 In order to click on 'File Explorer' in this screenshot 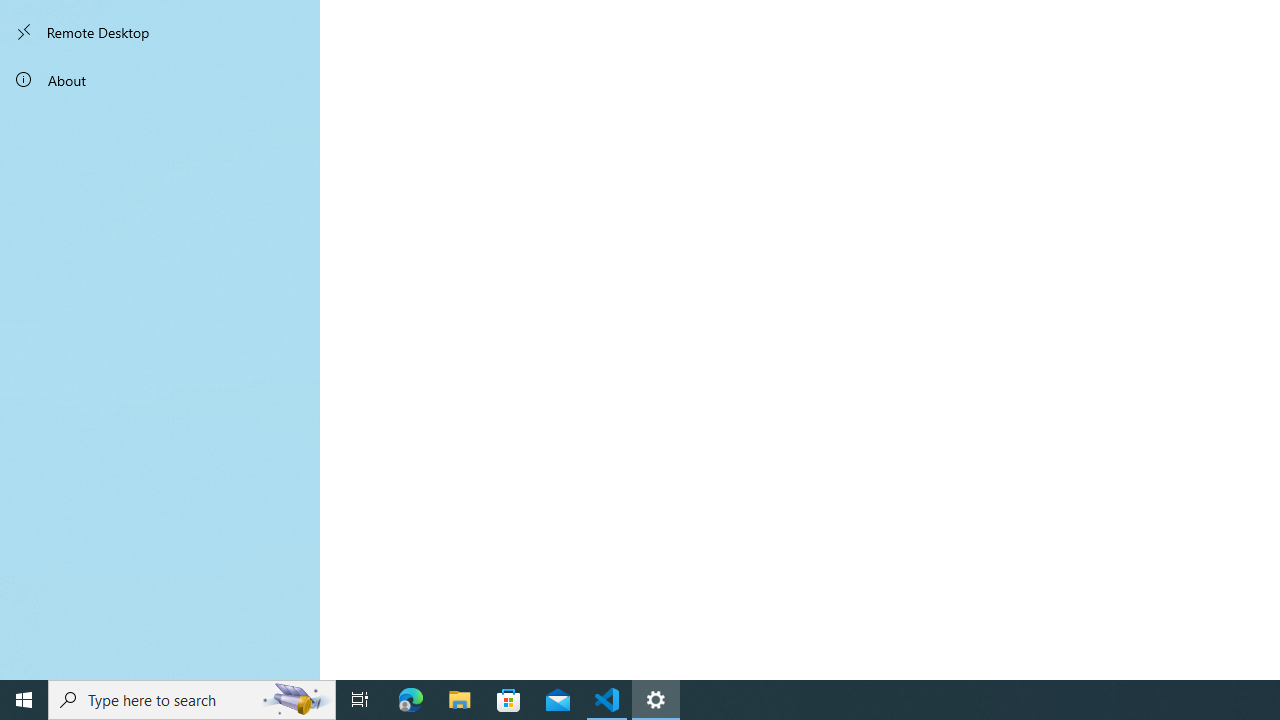, I will do `click(459, 698)`.